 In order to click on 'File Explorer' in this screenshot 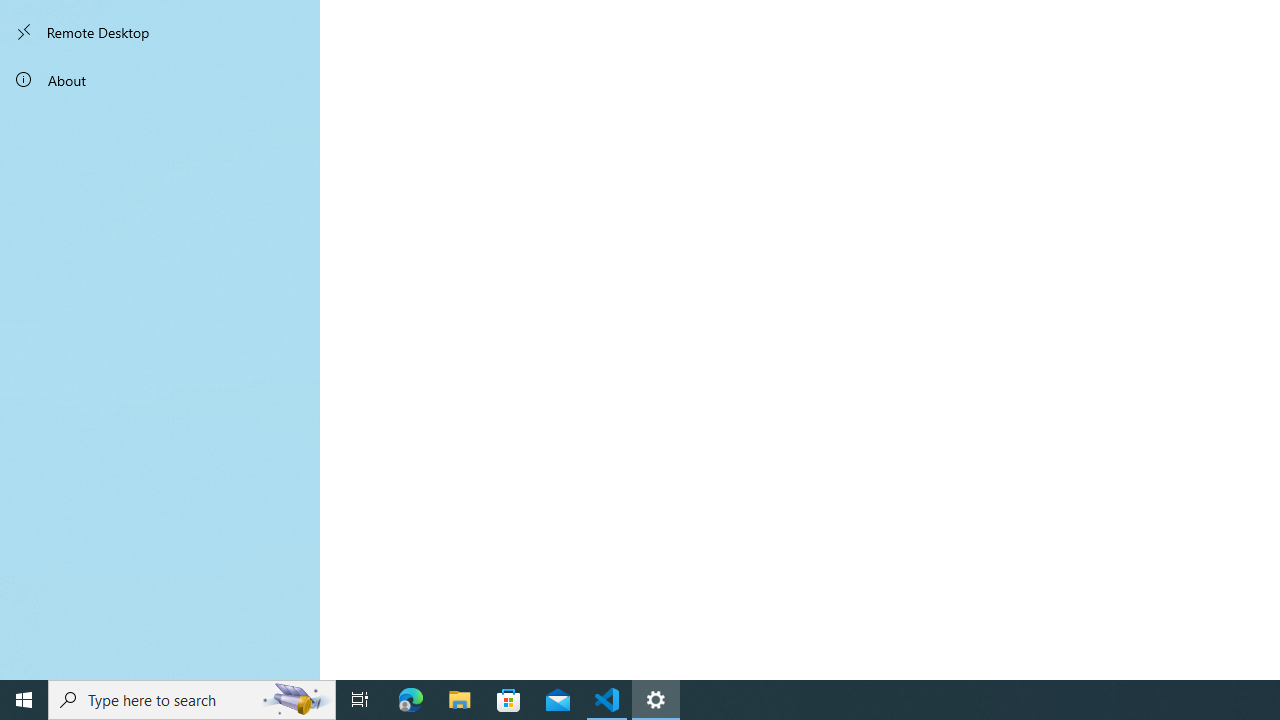, I will do `click(459, 698)`.